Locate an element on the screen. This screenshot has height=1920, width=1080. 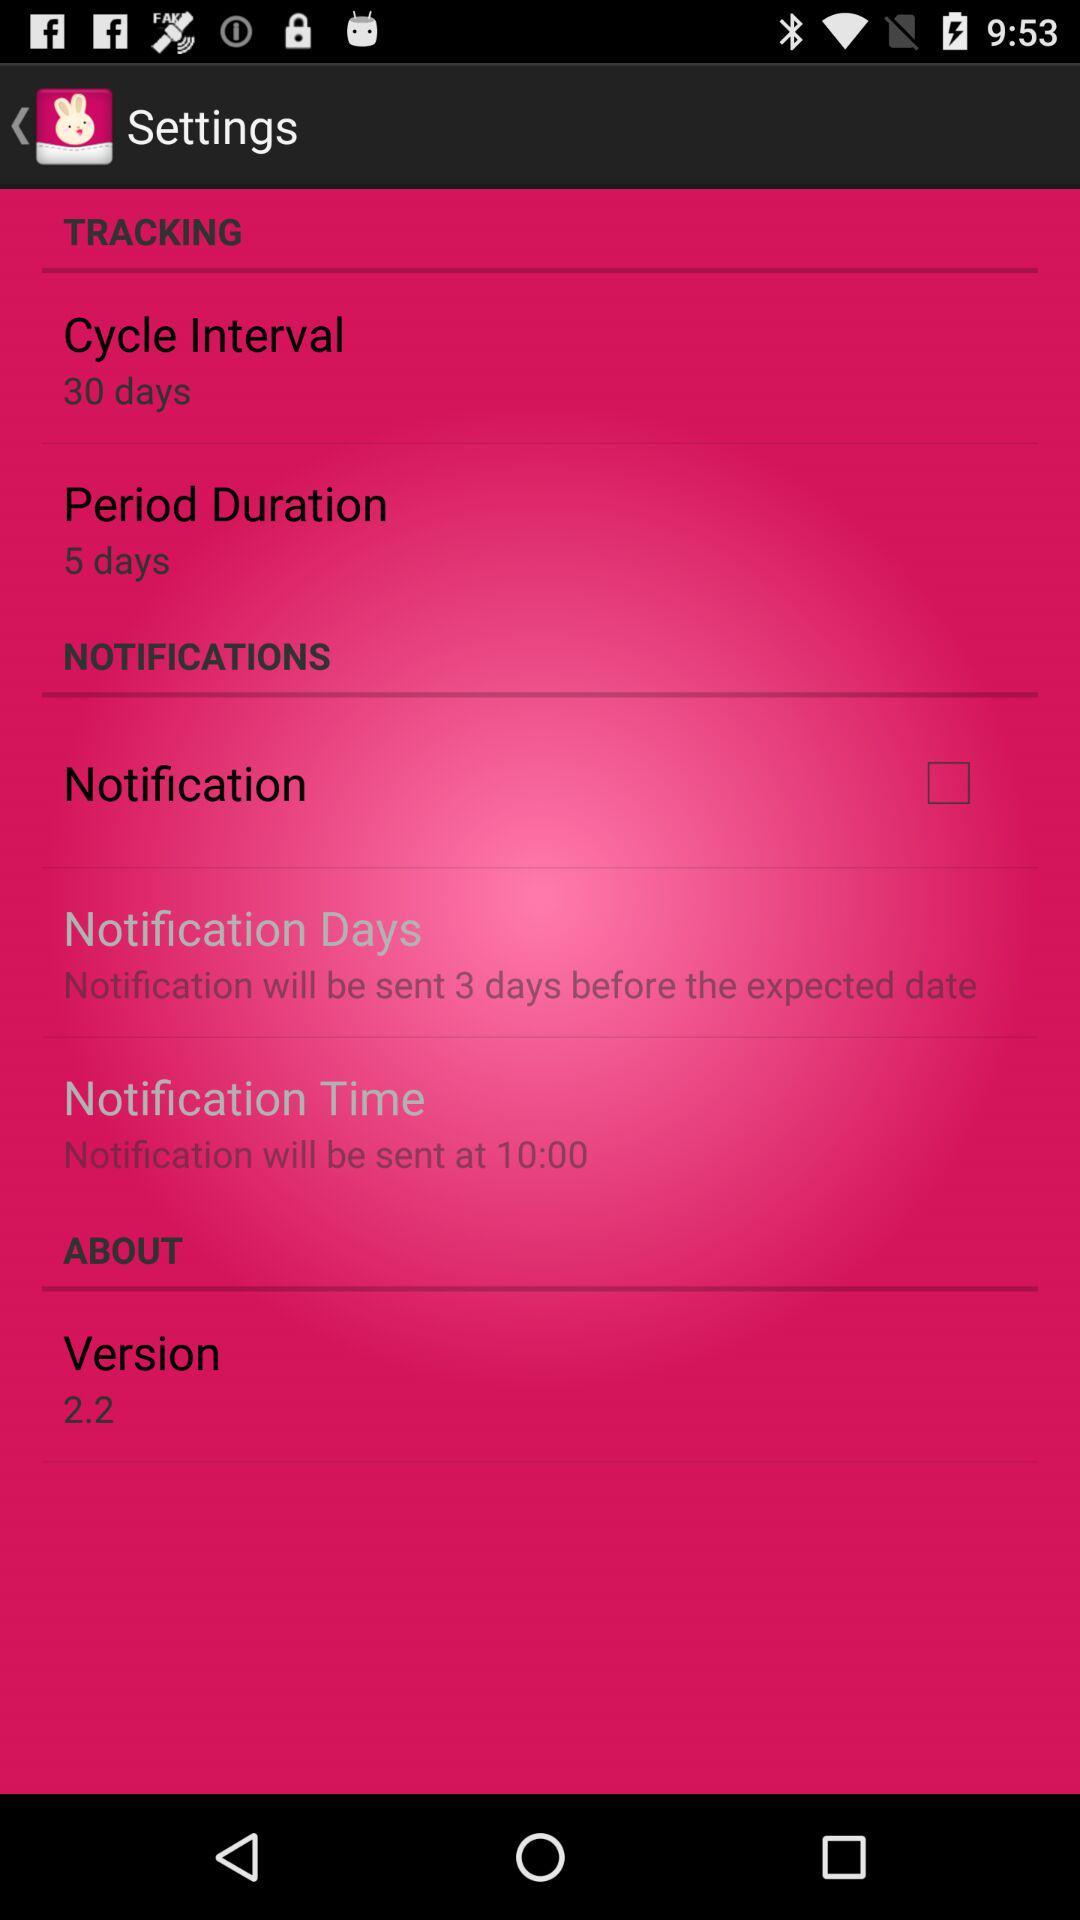
app below version icon is located at coordinates (87, 1407).